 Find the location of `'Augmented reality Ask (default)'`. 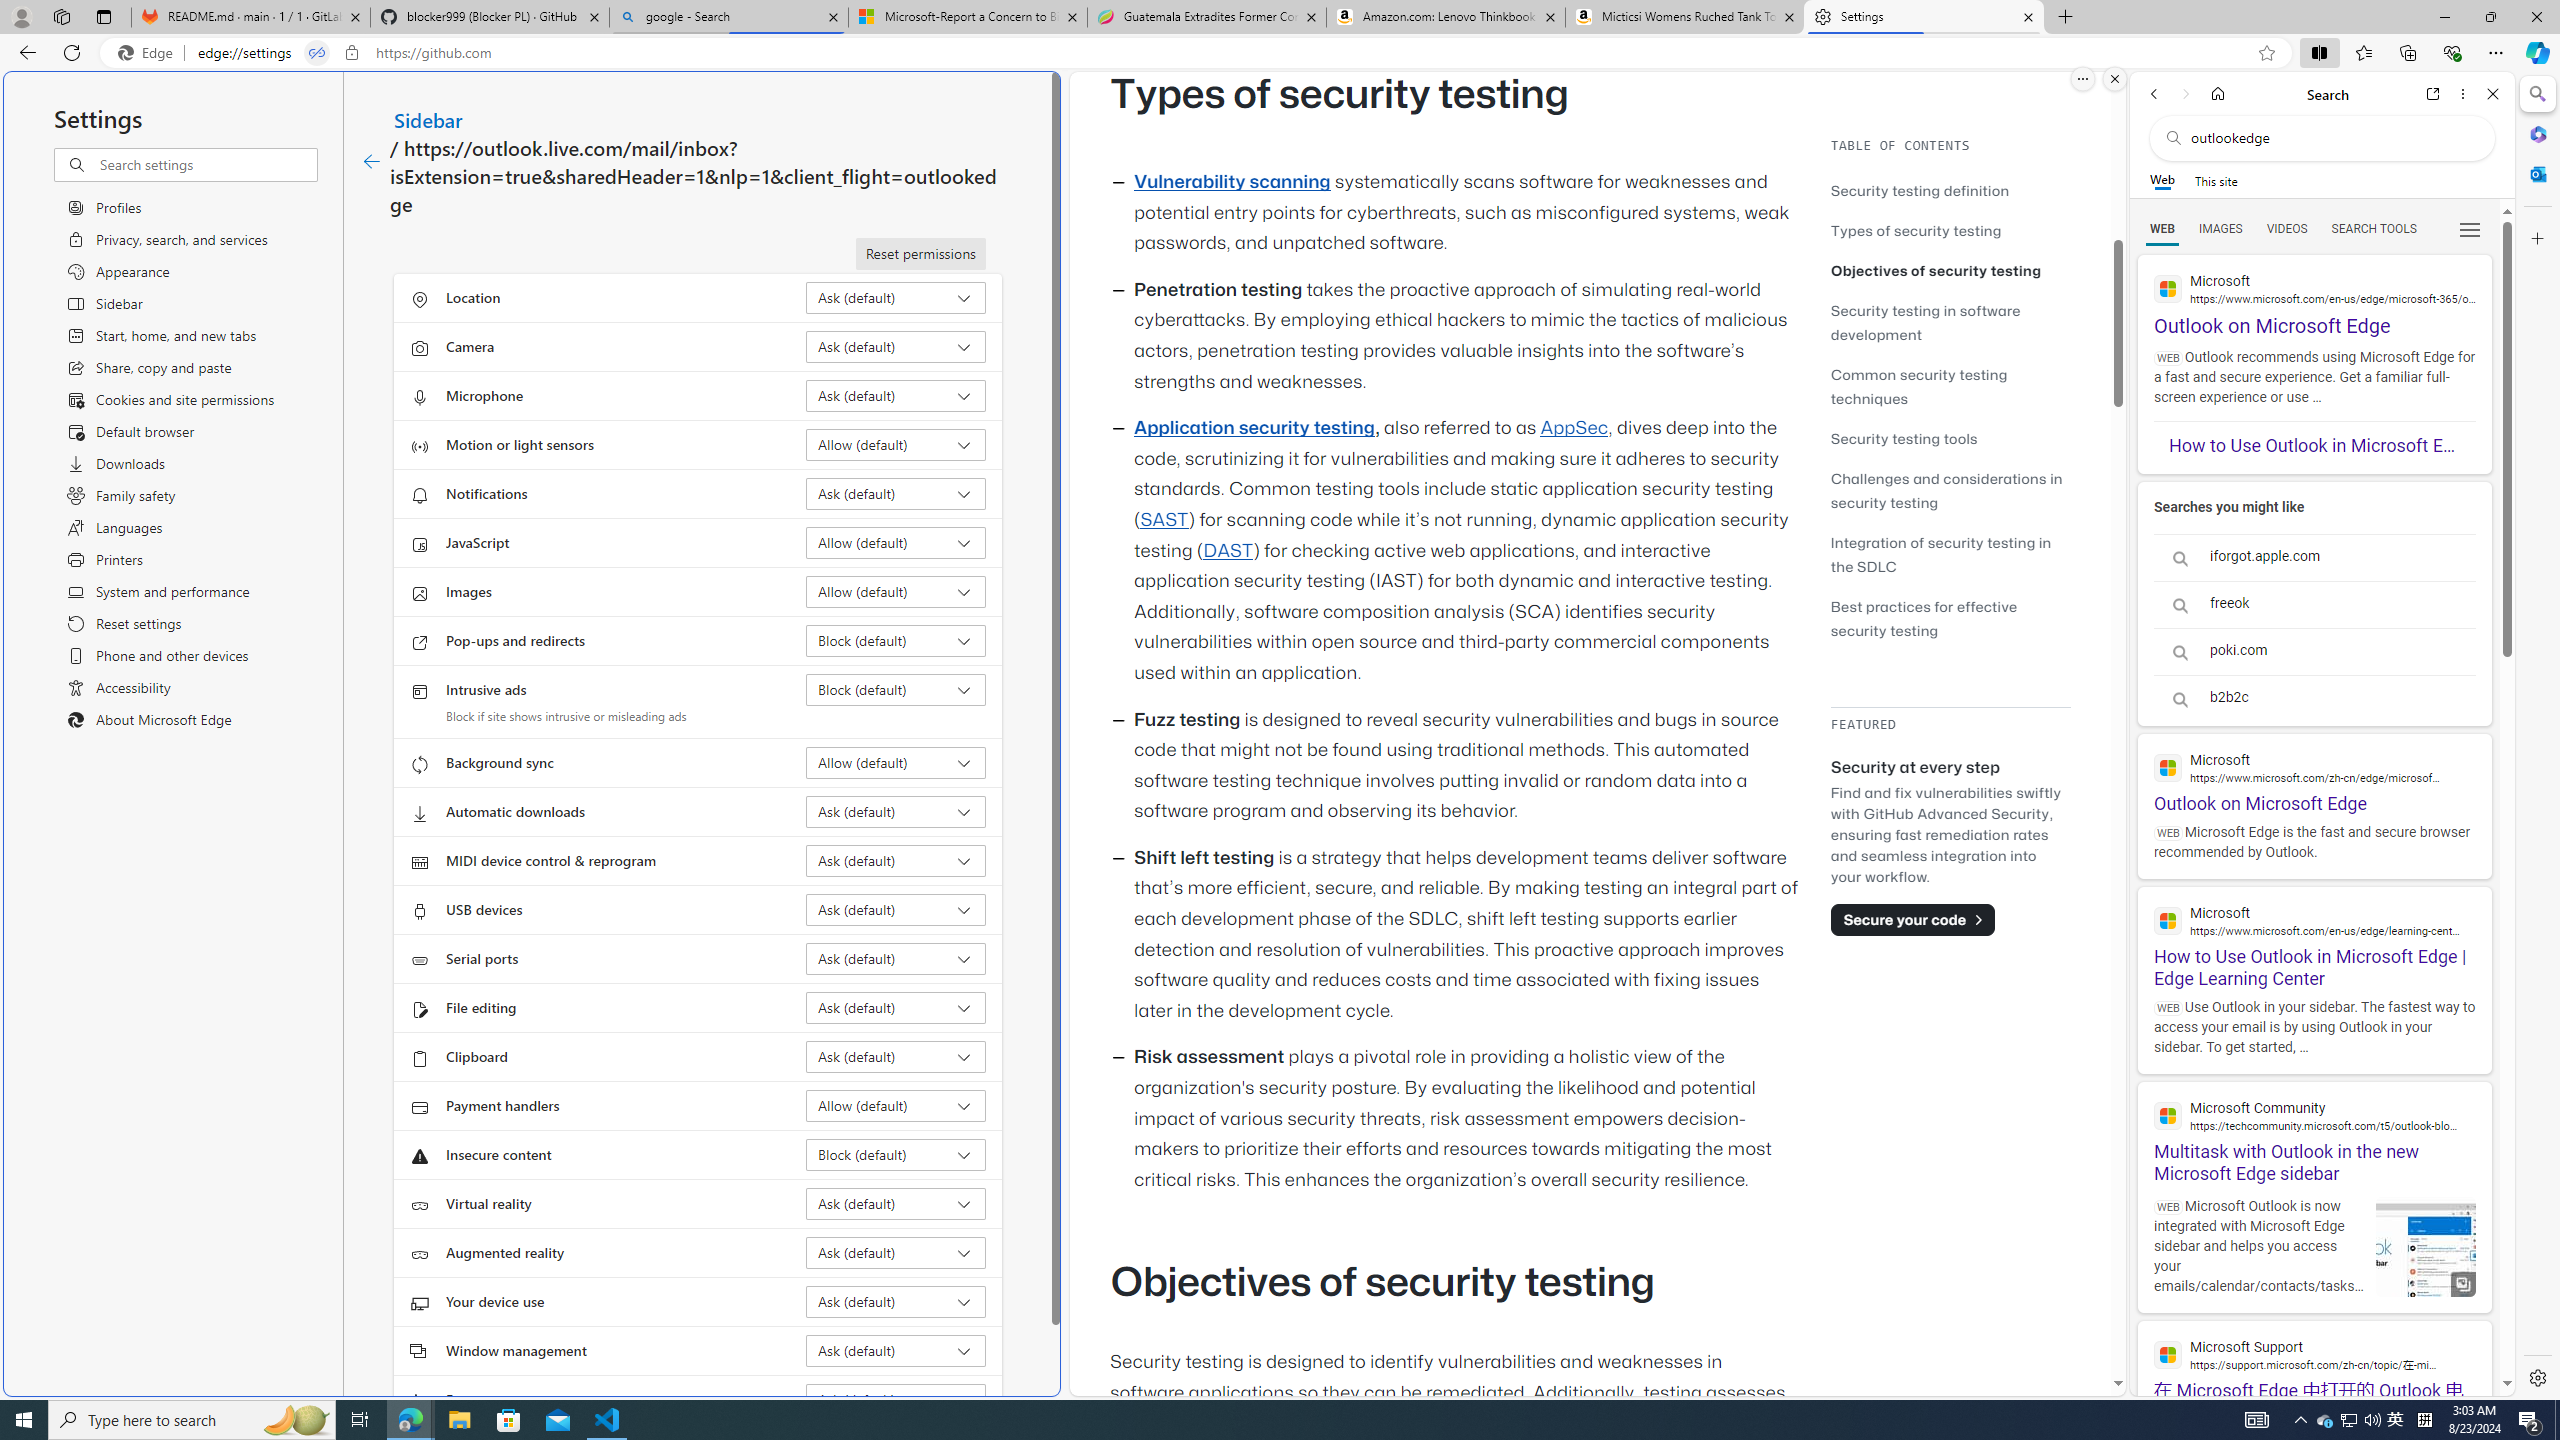

'Augmented reality Ask (default)' is located at coordinates (896, 1252).